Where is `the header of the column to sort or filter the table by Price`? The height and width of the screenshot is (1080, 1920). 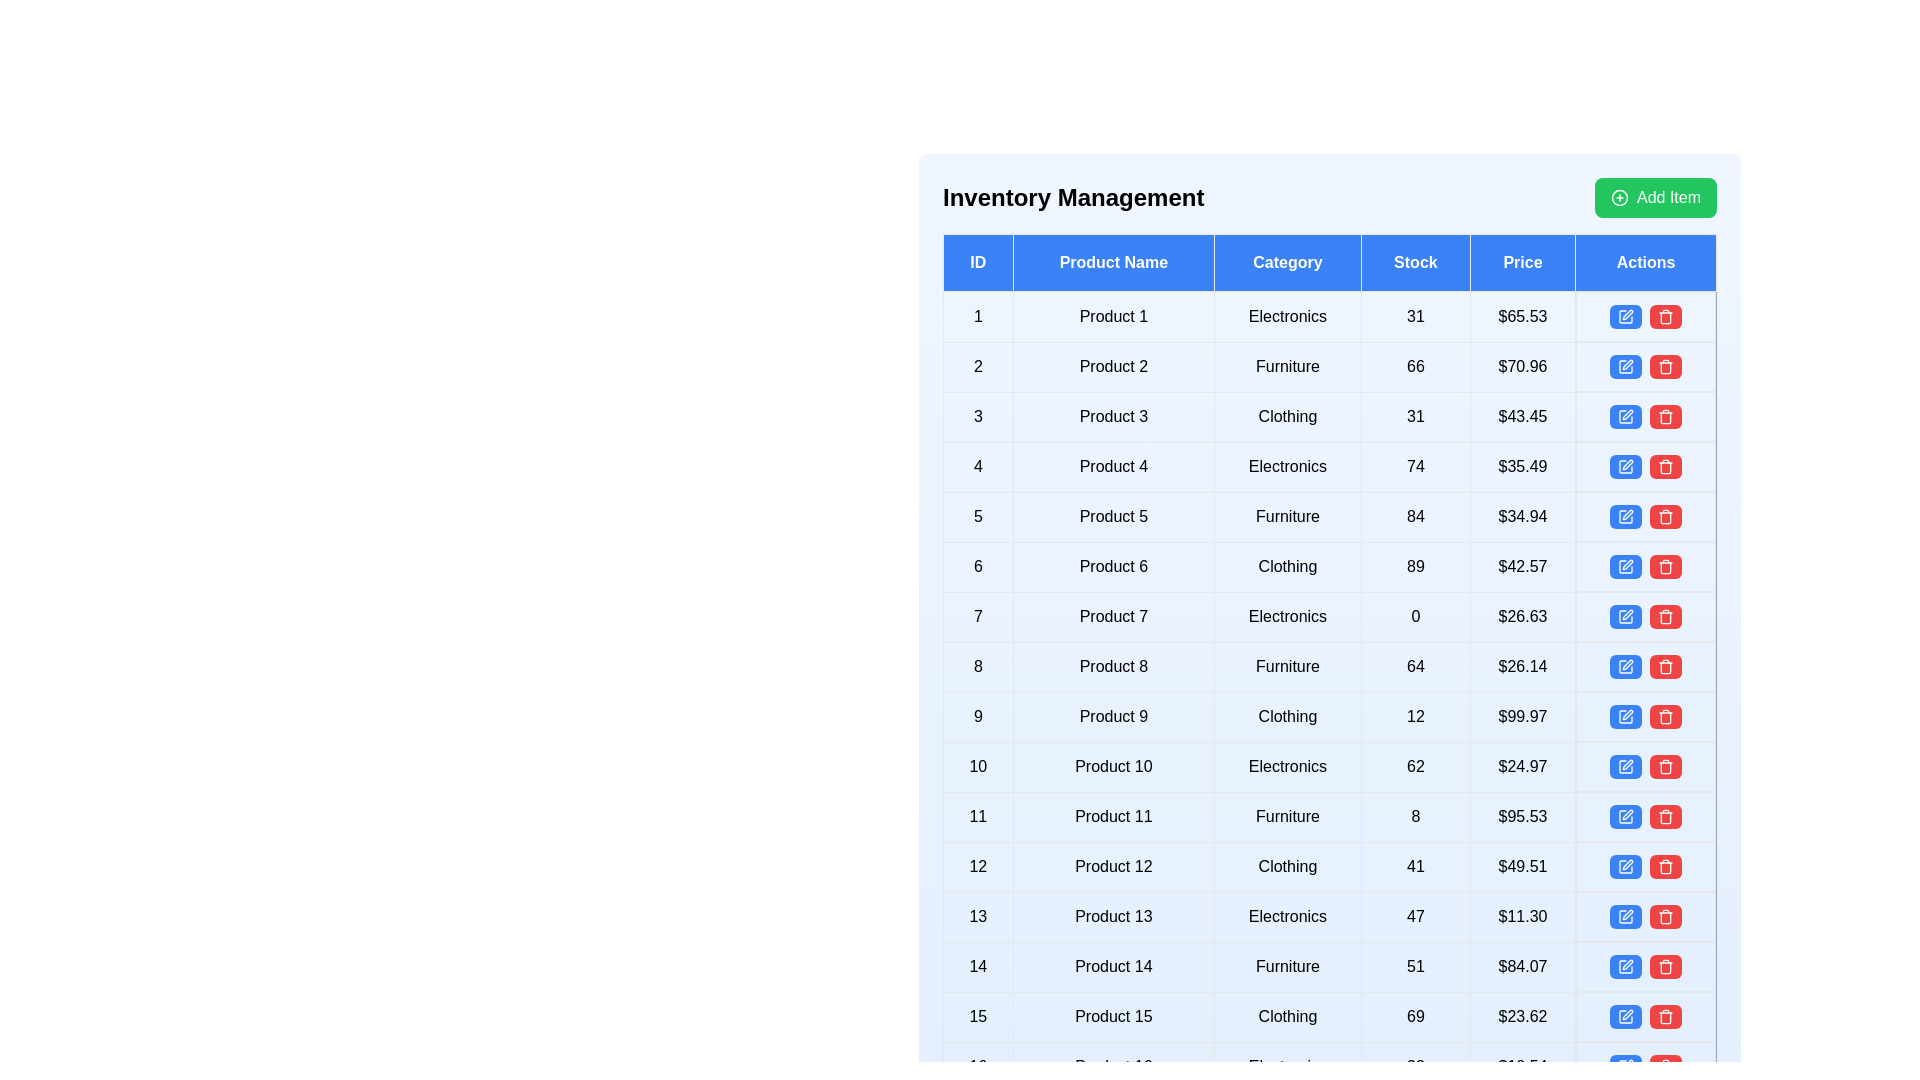 the header of the column to sort or filter the table by Price is located at coordinates (1520, 261).